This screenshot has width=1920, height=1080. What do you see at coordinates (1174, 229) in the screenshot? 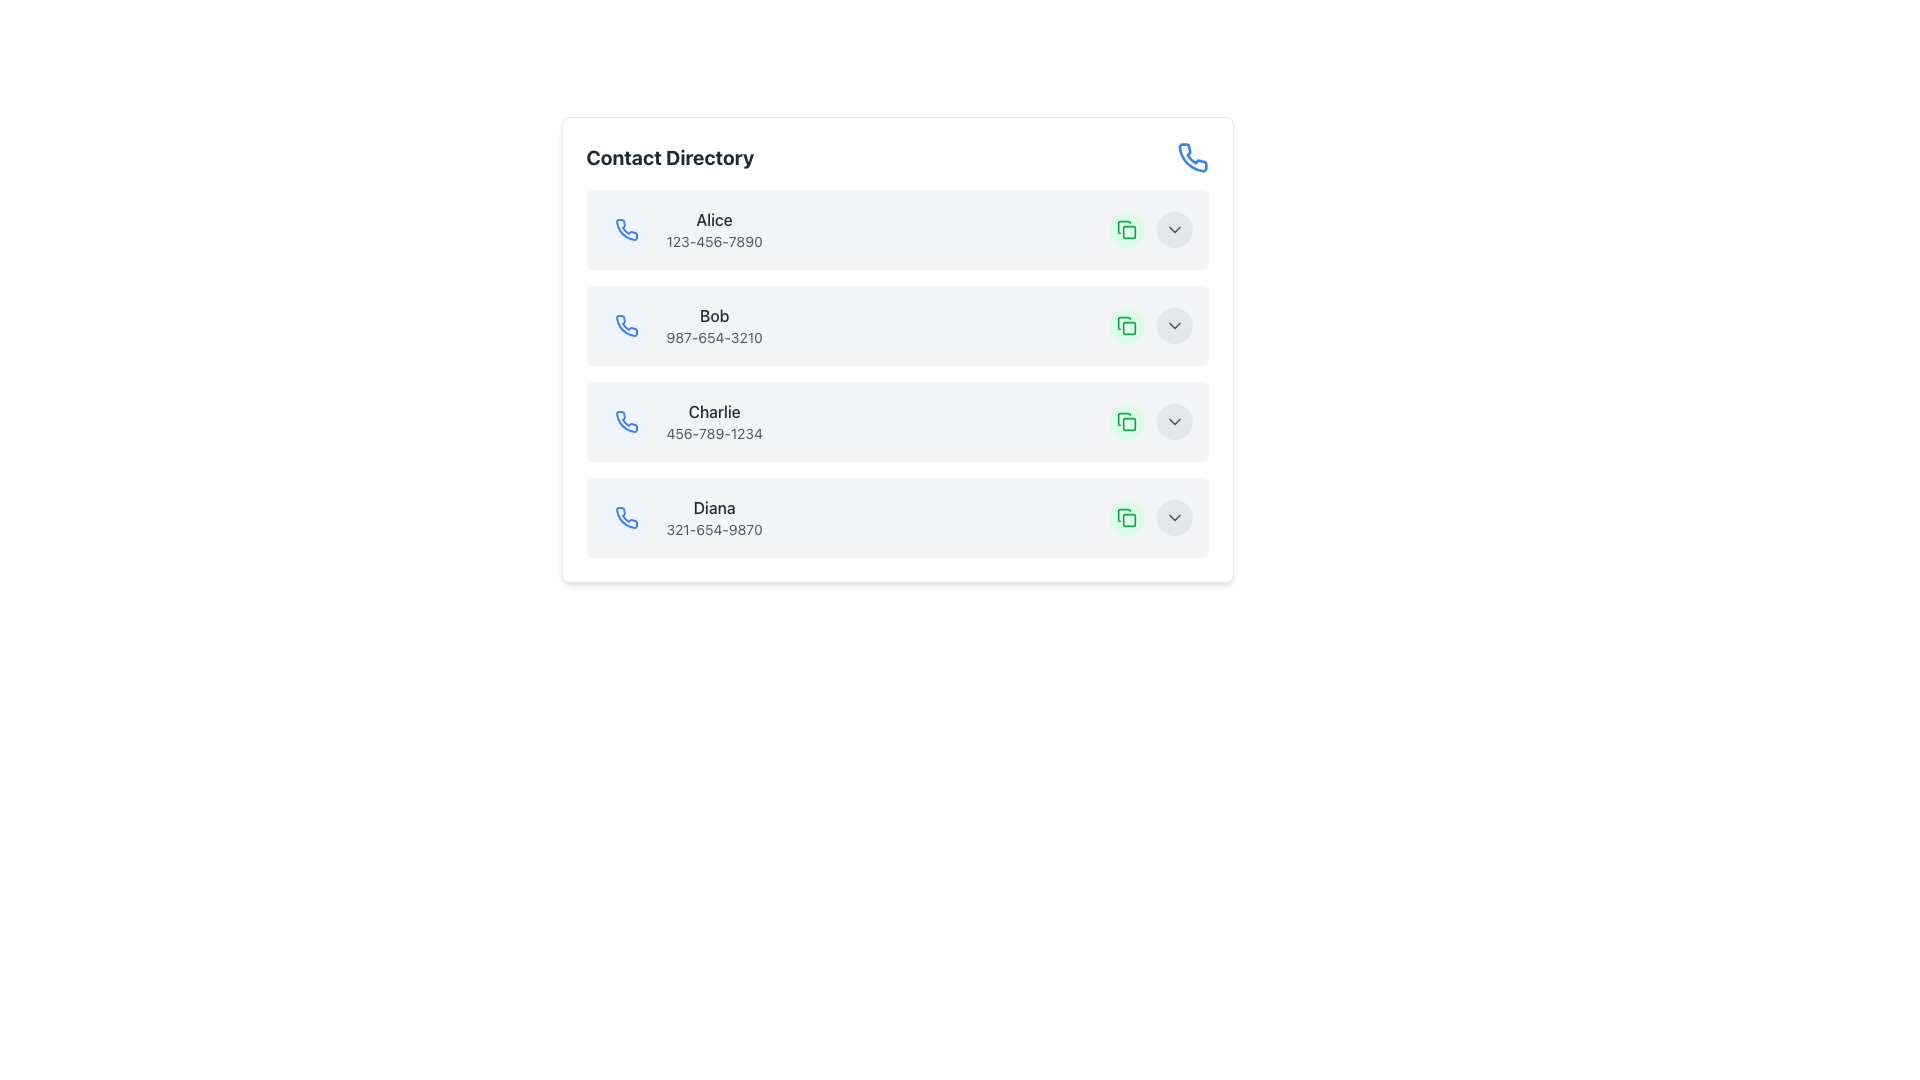
I see `the Chevron Down icon located at the top-right corner of Alice's entry in the Contact Directory panel` at bounding box center [1174, 229].